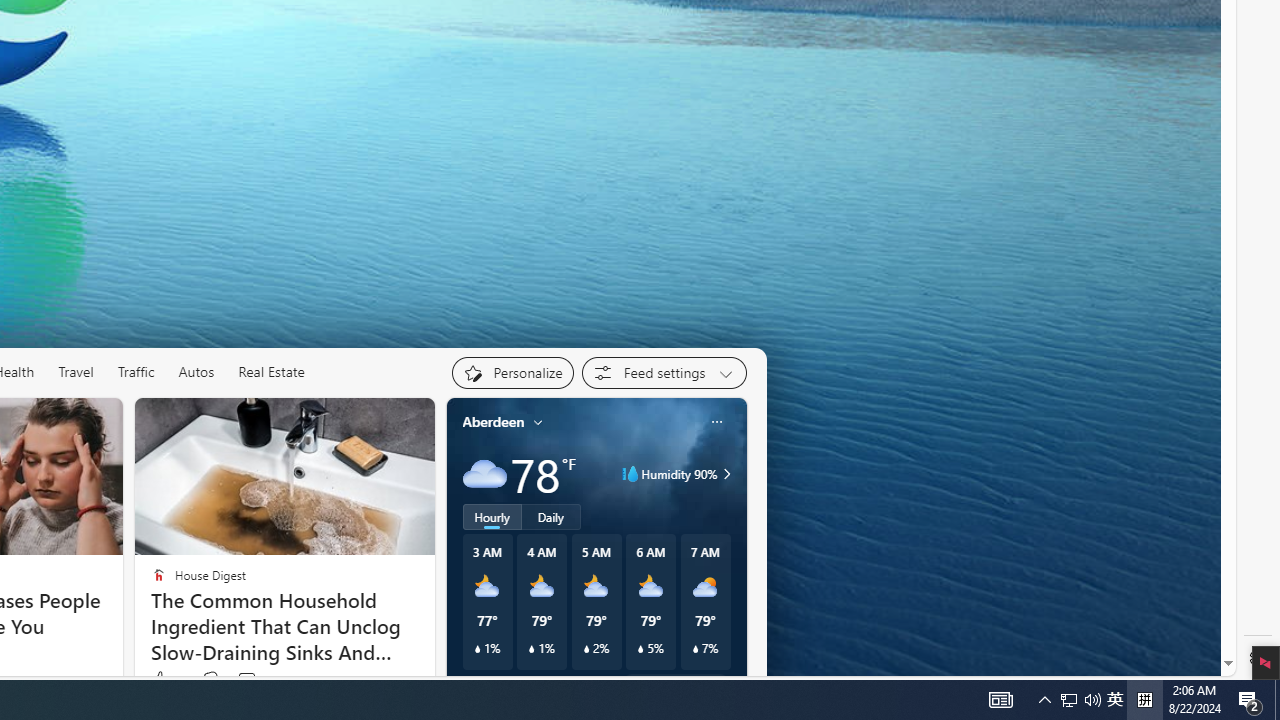 The image size is (1280, 720). Describe the element at coordinates (492, 515) in the screenshot. I see `'Hourly'` at that location.